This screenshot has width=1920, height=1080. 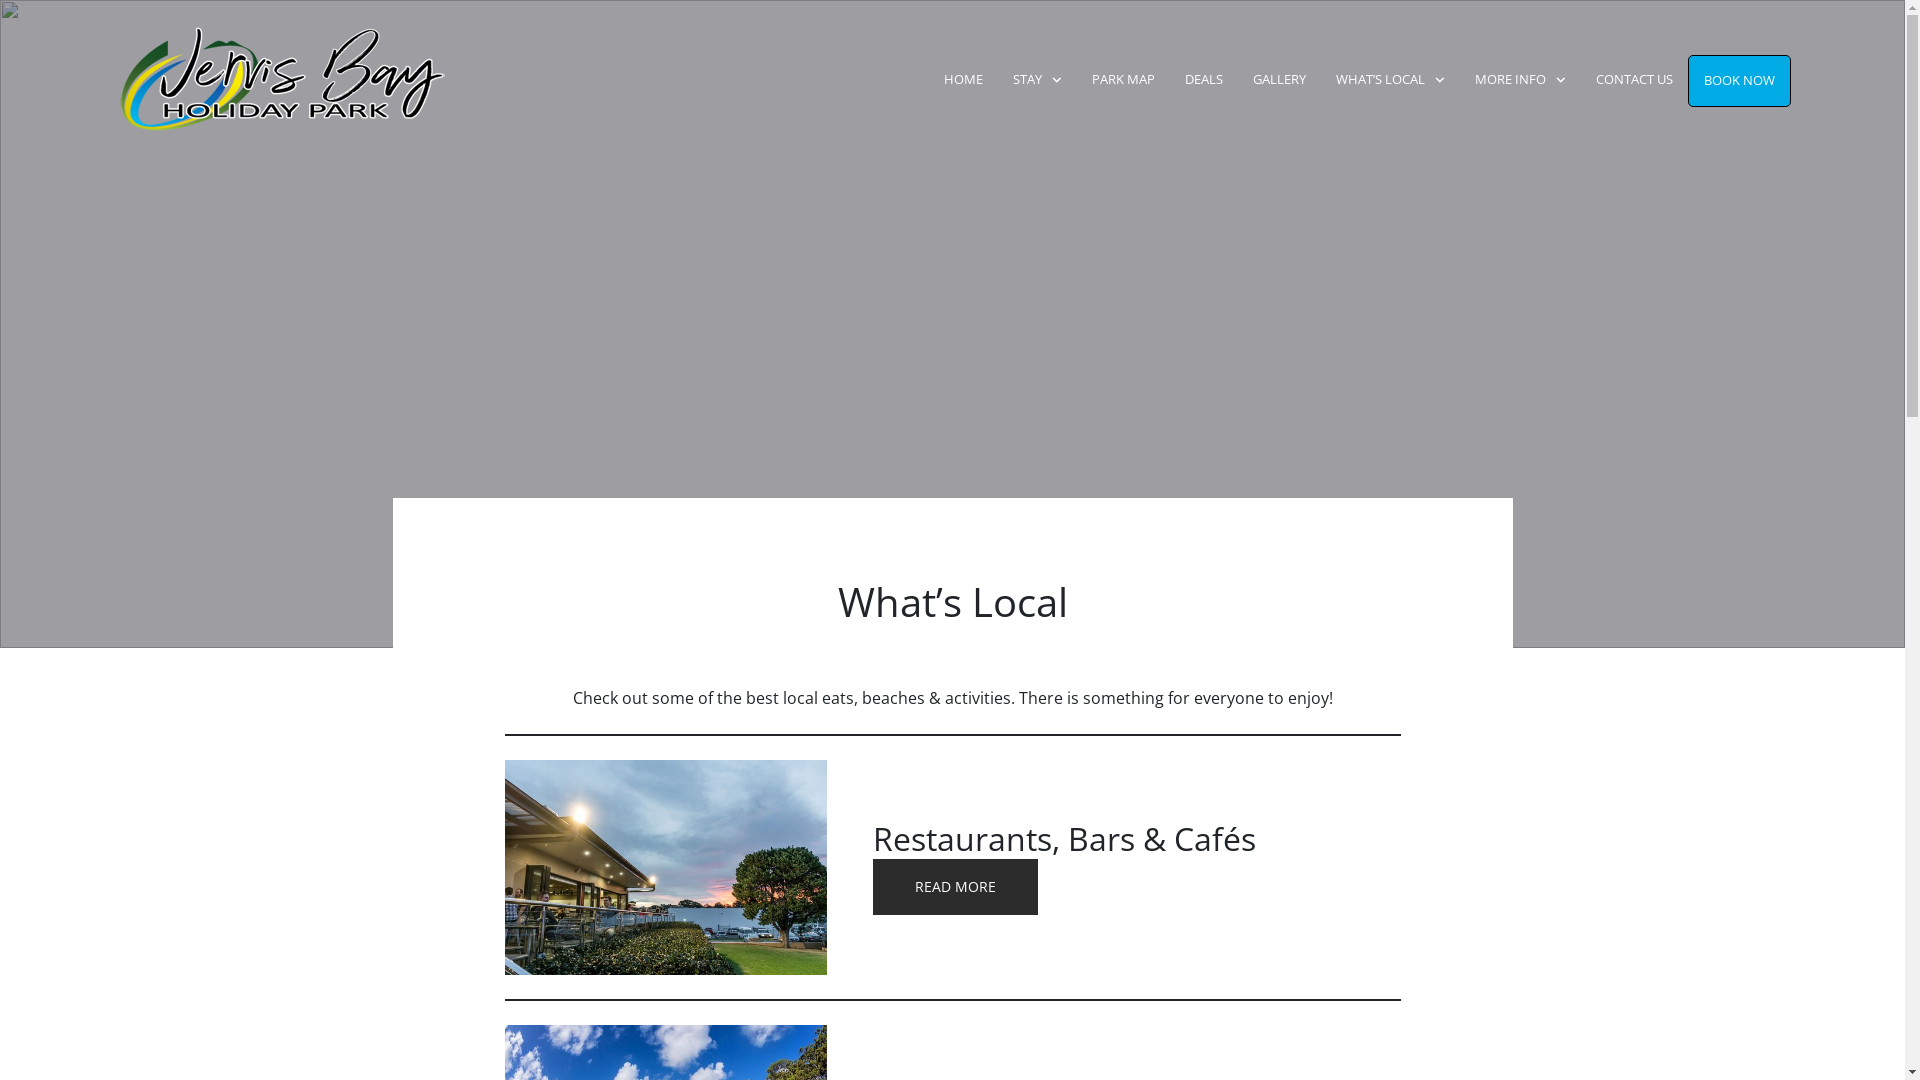 What do you see at coordinates (1278, 79) in the screenshot?
I see `'GALLERY'` at bounding box center [1278, 79].